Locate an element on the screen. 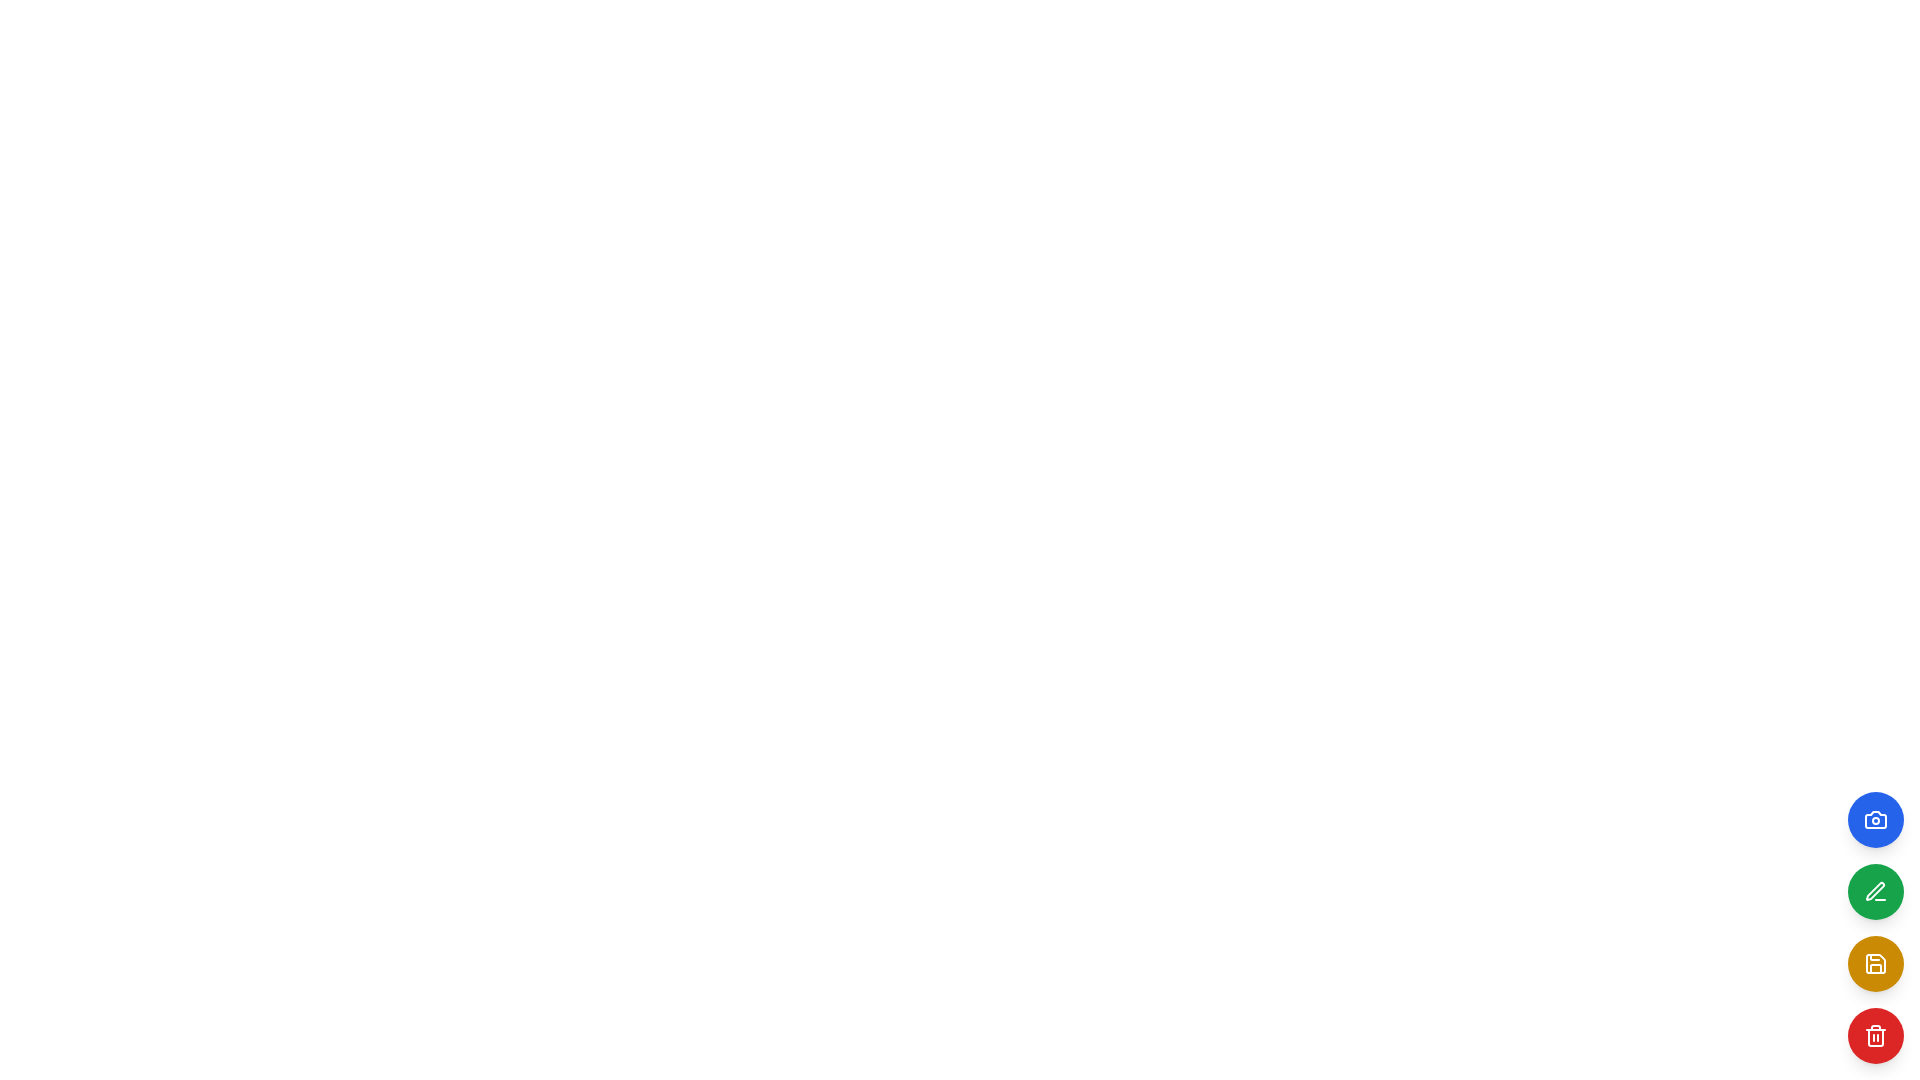  the circular blue button with a white camera icon is located at coordinates (1875, 820).